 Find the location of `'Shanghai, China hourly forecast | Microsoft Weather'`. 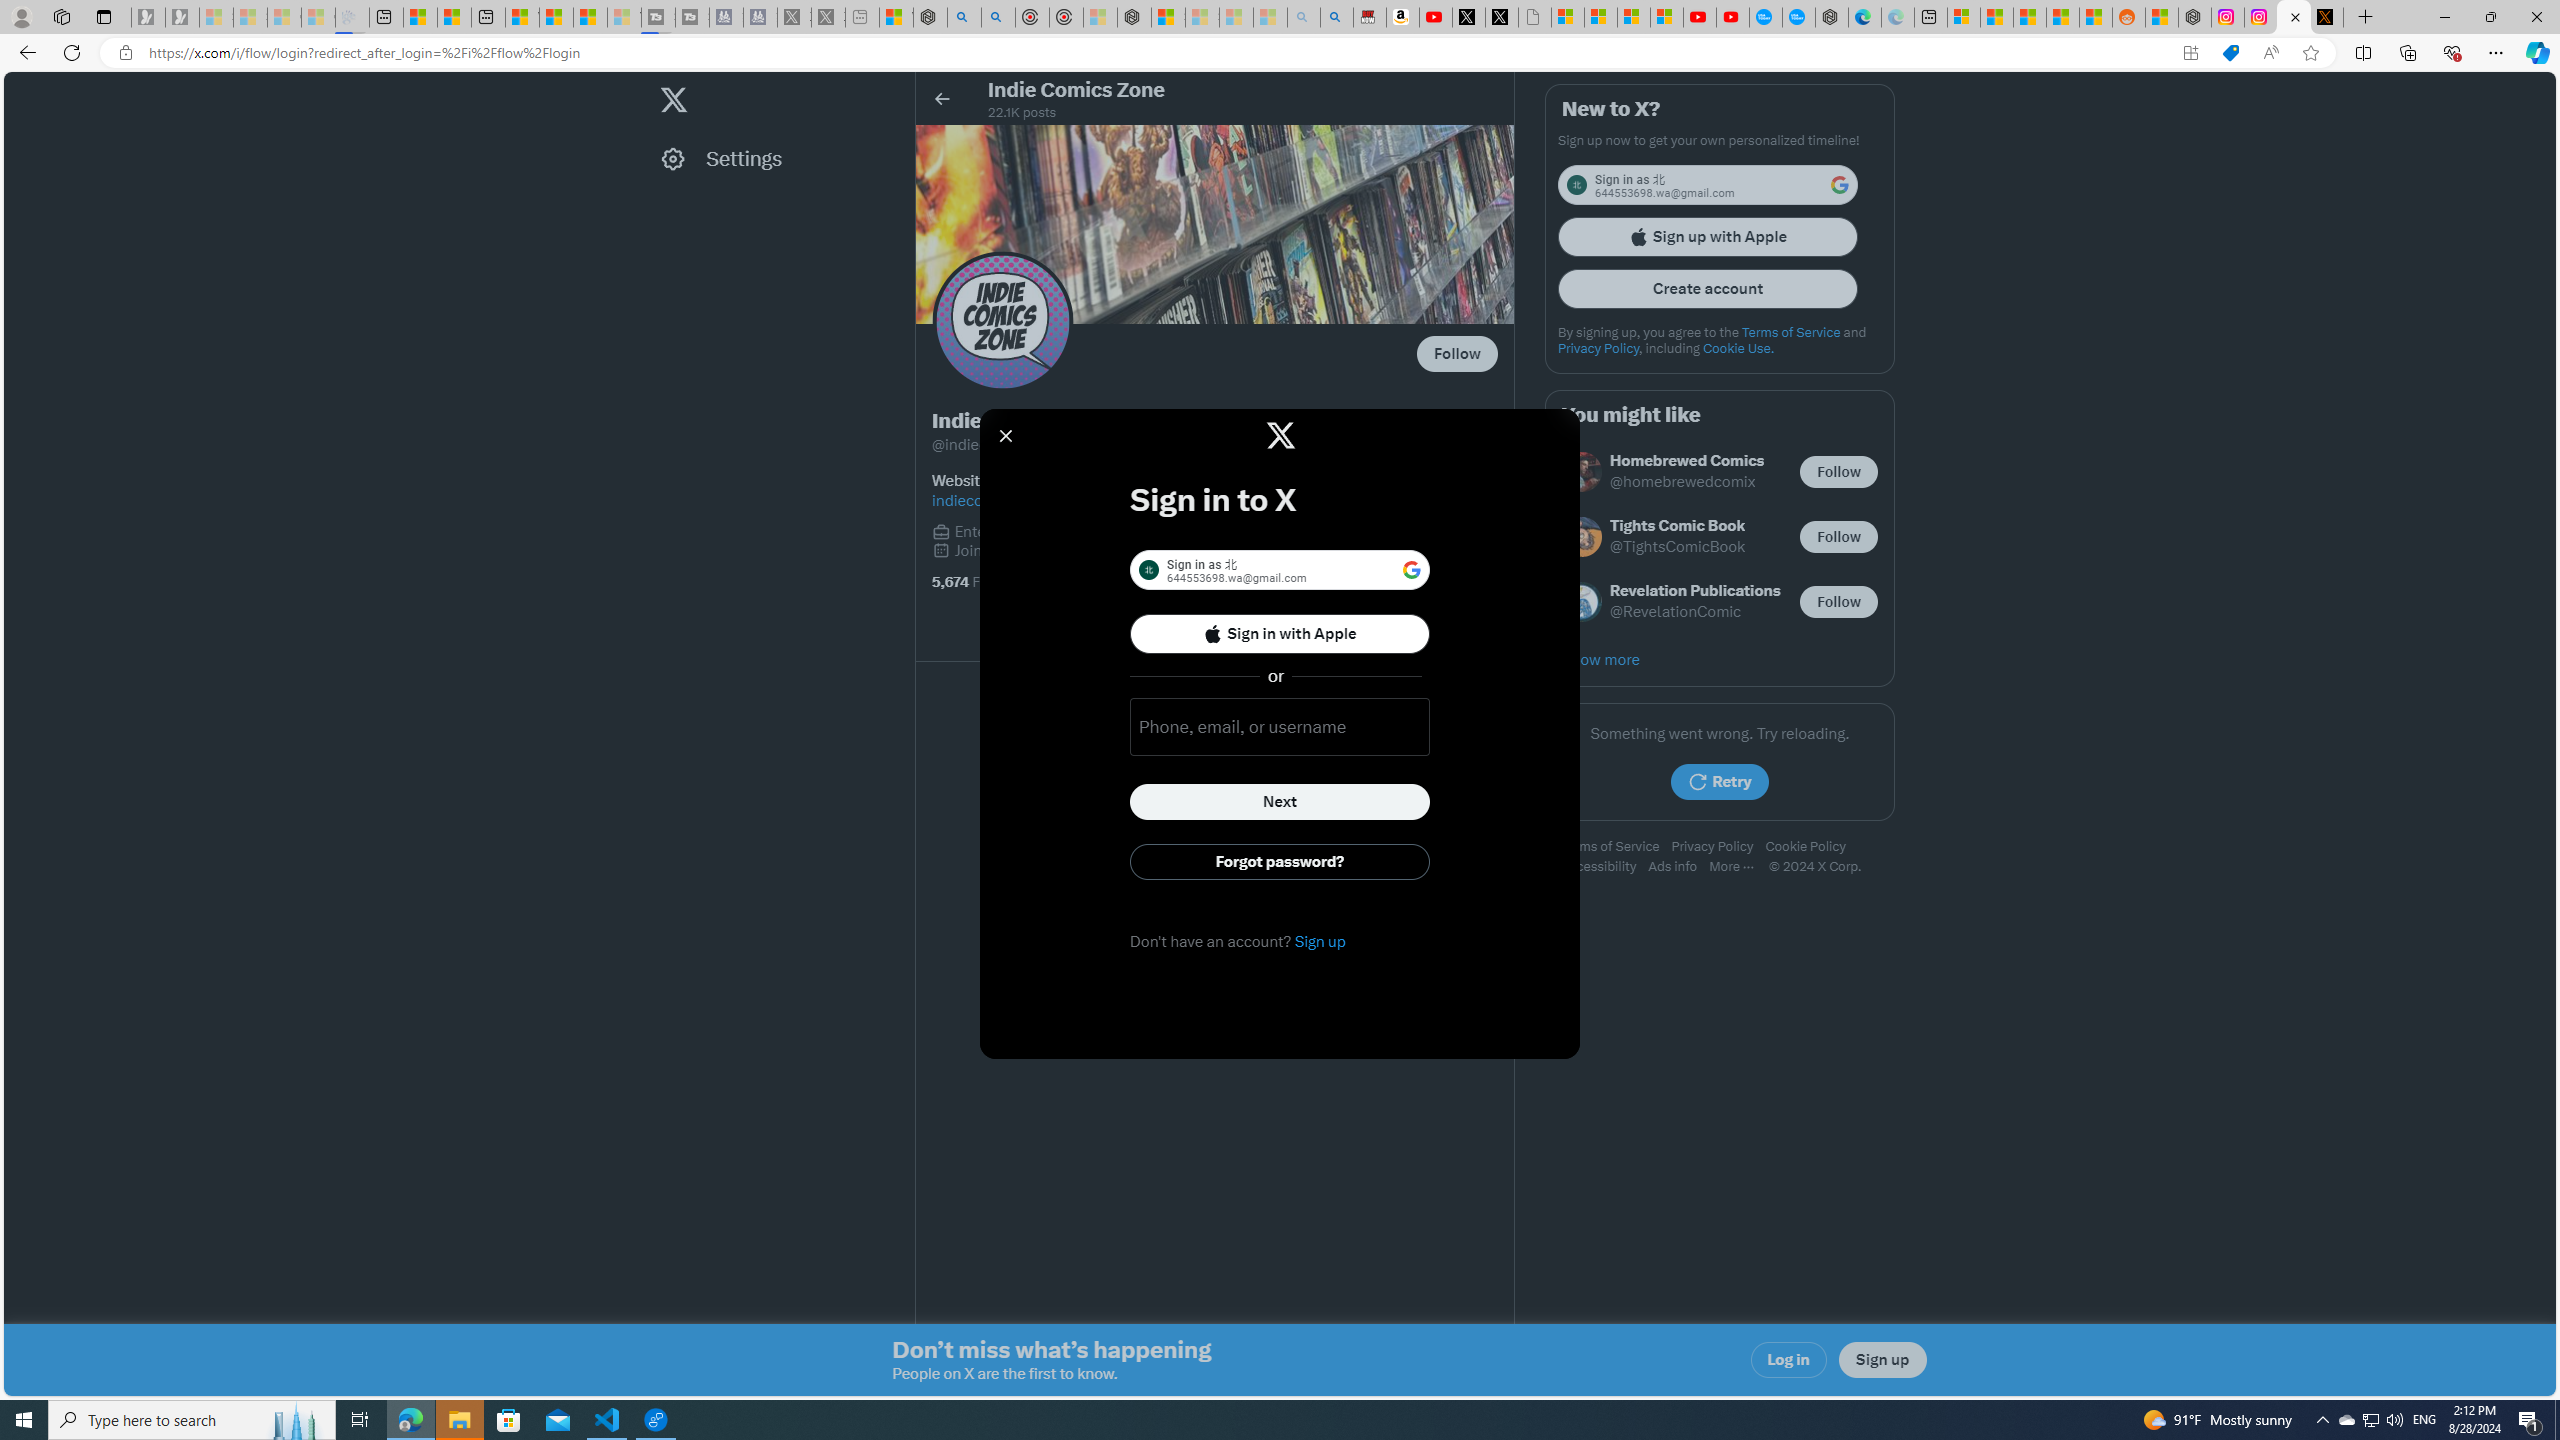

'Shanghai, China hourly forecast | Microsoft Weather' is located at coordinates (2030, 16).